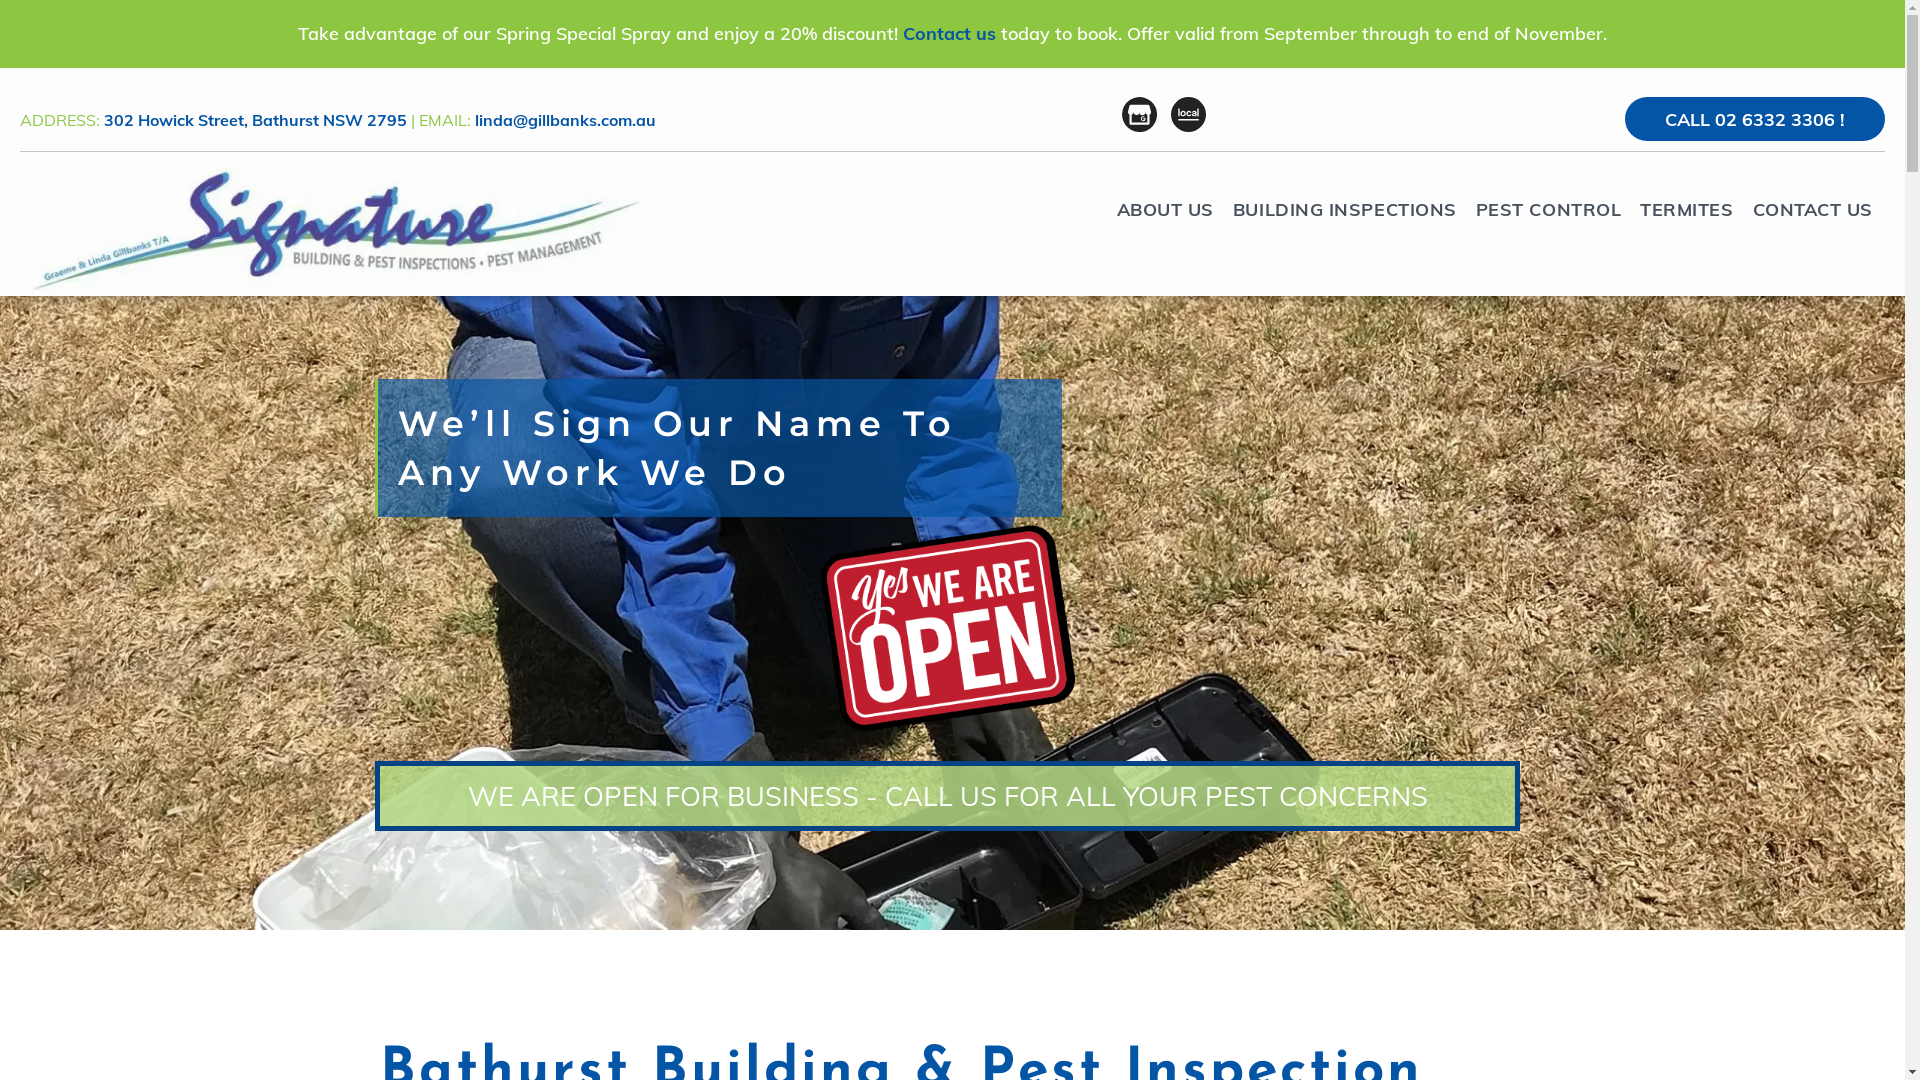 Image resolution: width=1920 pixels, height=1080 pixels. What do you see at coordinates (331, 229) in the screenshot?
I see `'Pest Control Bathurst'` at bounding box center [331, 229].